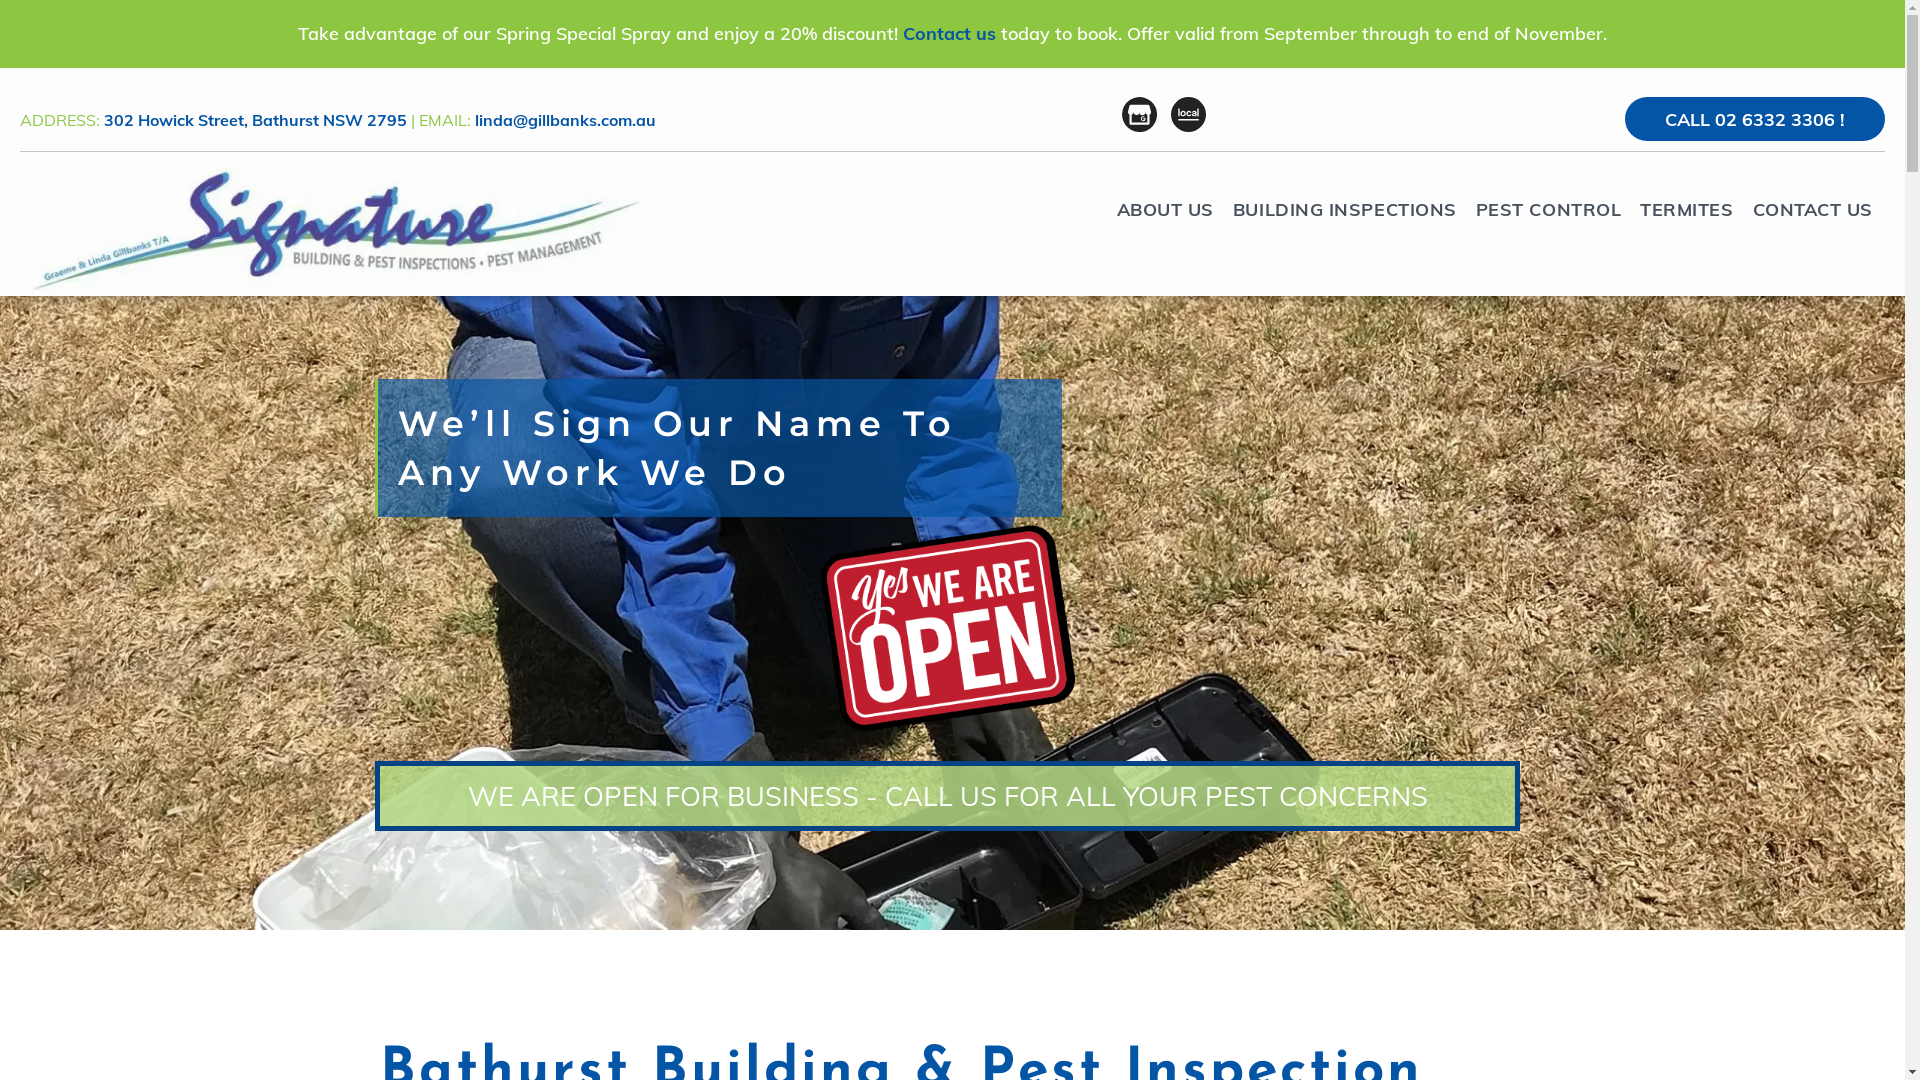 Image resolution: width=1920 pixels, height=1080 pixels. What do you see at coordinates (331, 229) in the screenshot?
I see `'Pest Control Bathurst'` at bounding box center [331, 229].